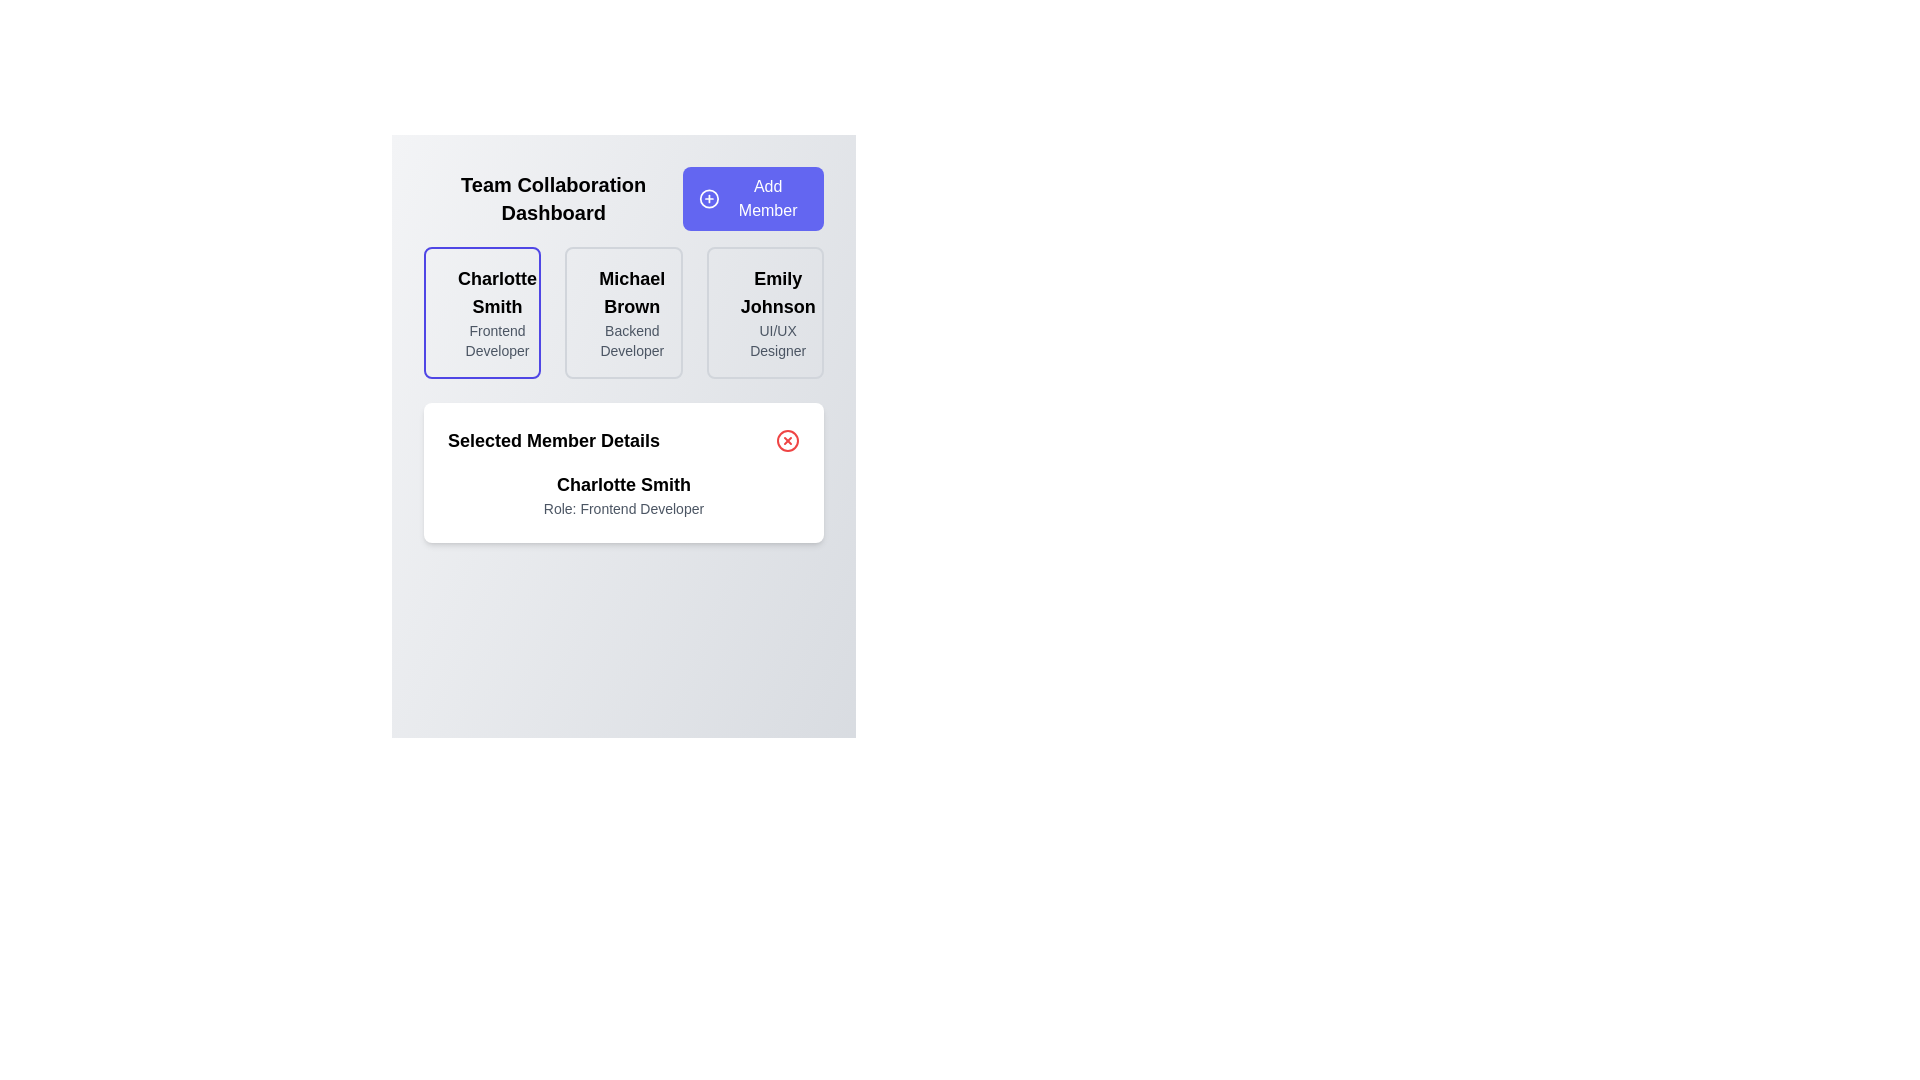  What do you see at coordinates (553, 199) in the screenshot?
I see `the Text label at the top-left corner of the interface, which serves as the title or header for the dashboard` at bounding box center [553, 199].